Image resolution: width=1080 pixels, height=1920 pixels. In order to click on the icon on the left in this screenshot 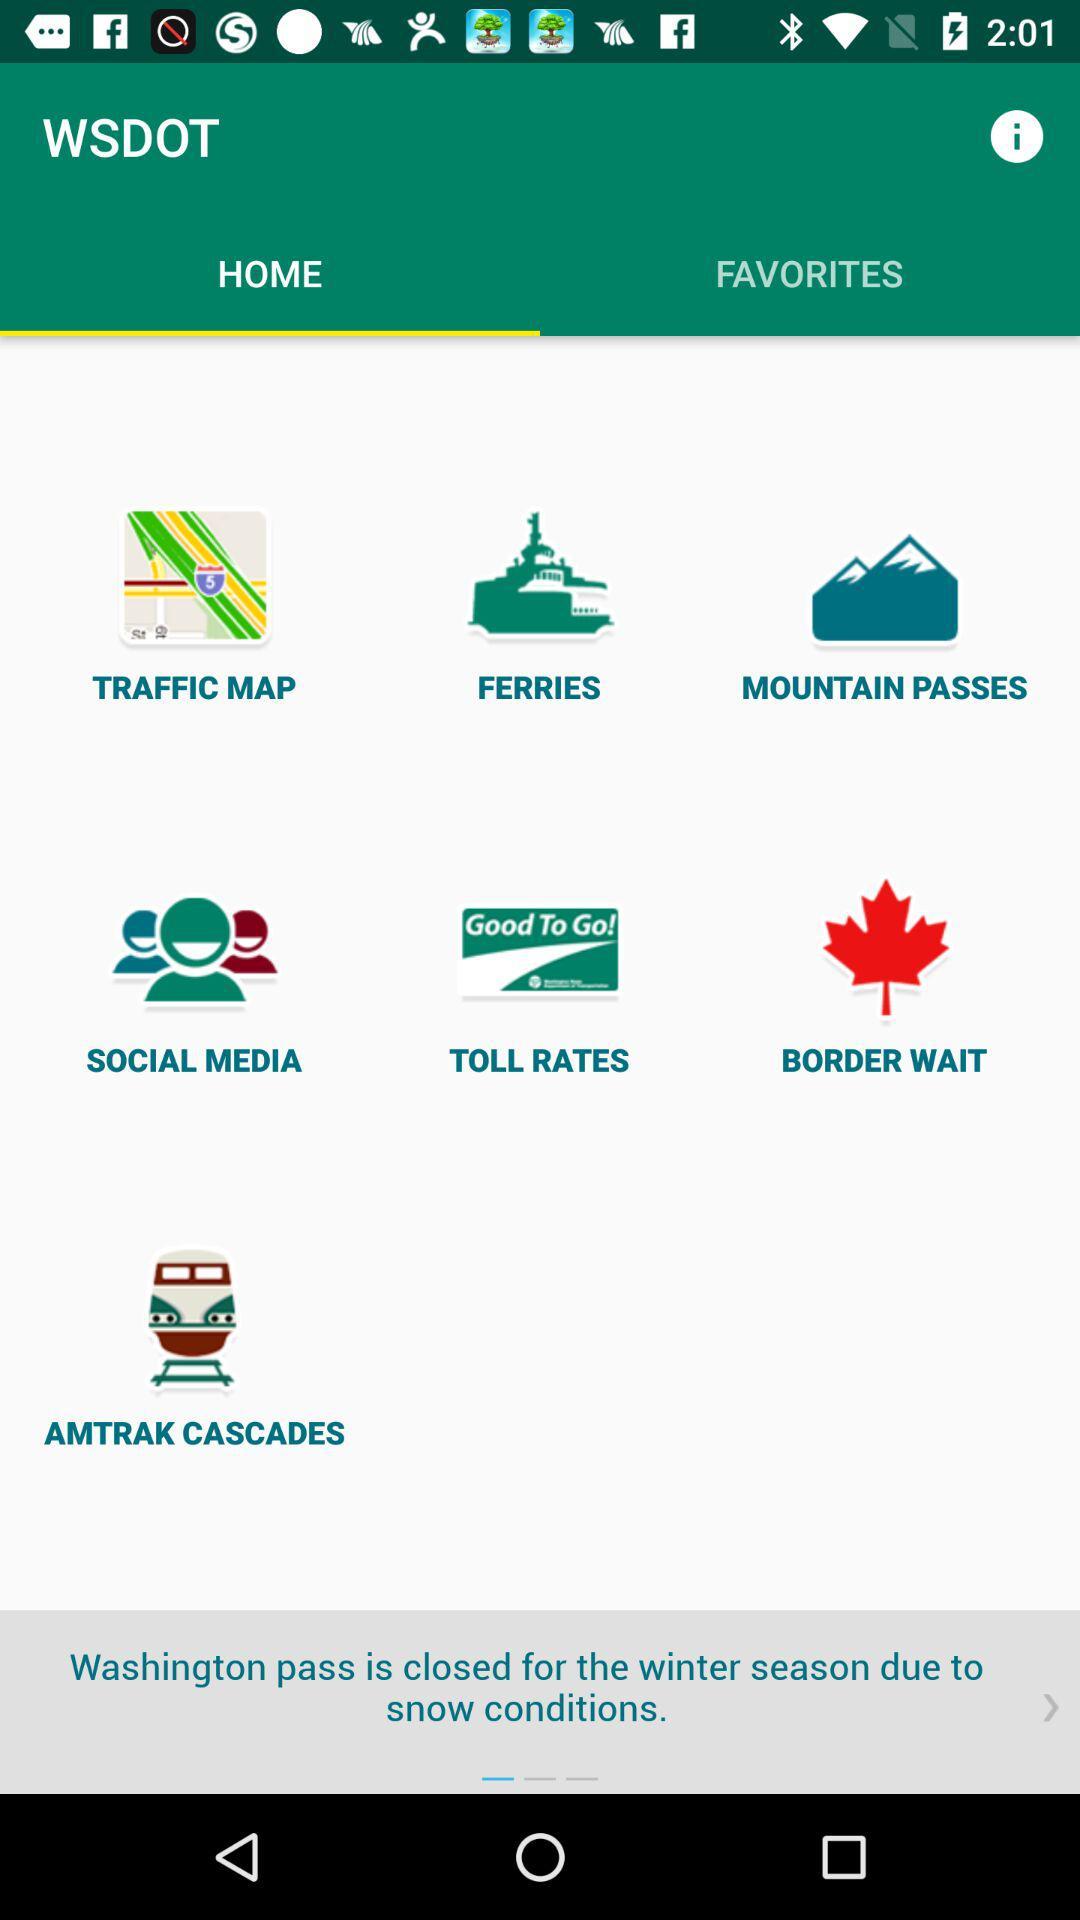, I will do `click(194, 973)`.